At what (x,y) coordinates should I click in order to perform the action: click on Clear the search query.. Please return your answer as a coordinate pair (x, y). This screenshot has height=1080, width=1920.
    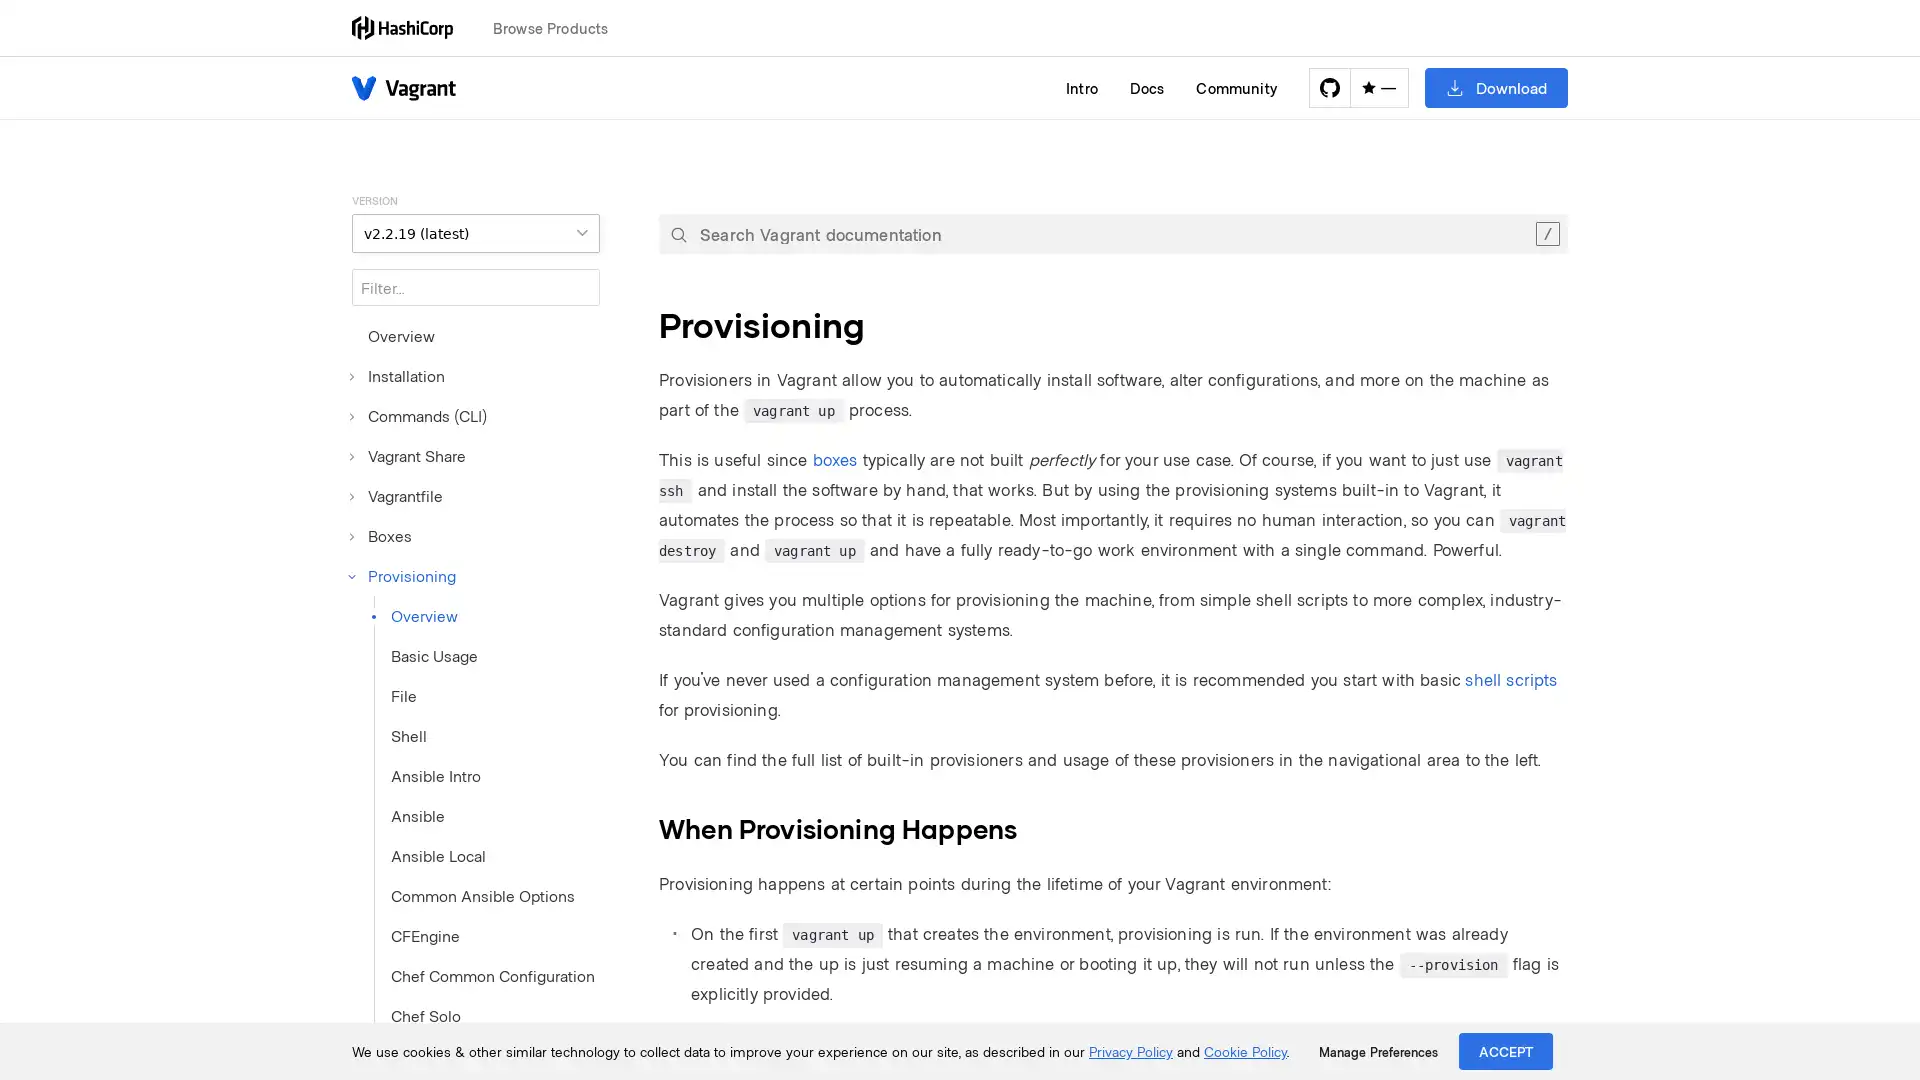
    Looking at the image, I should click on (1546, 233).